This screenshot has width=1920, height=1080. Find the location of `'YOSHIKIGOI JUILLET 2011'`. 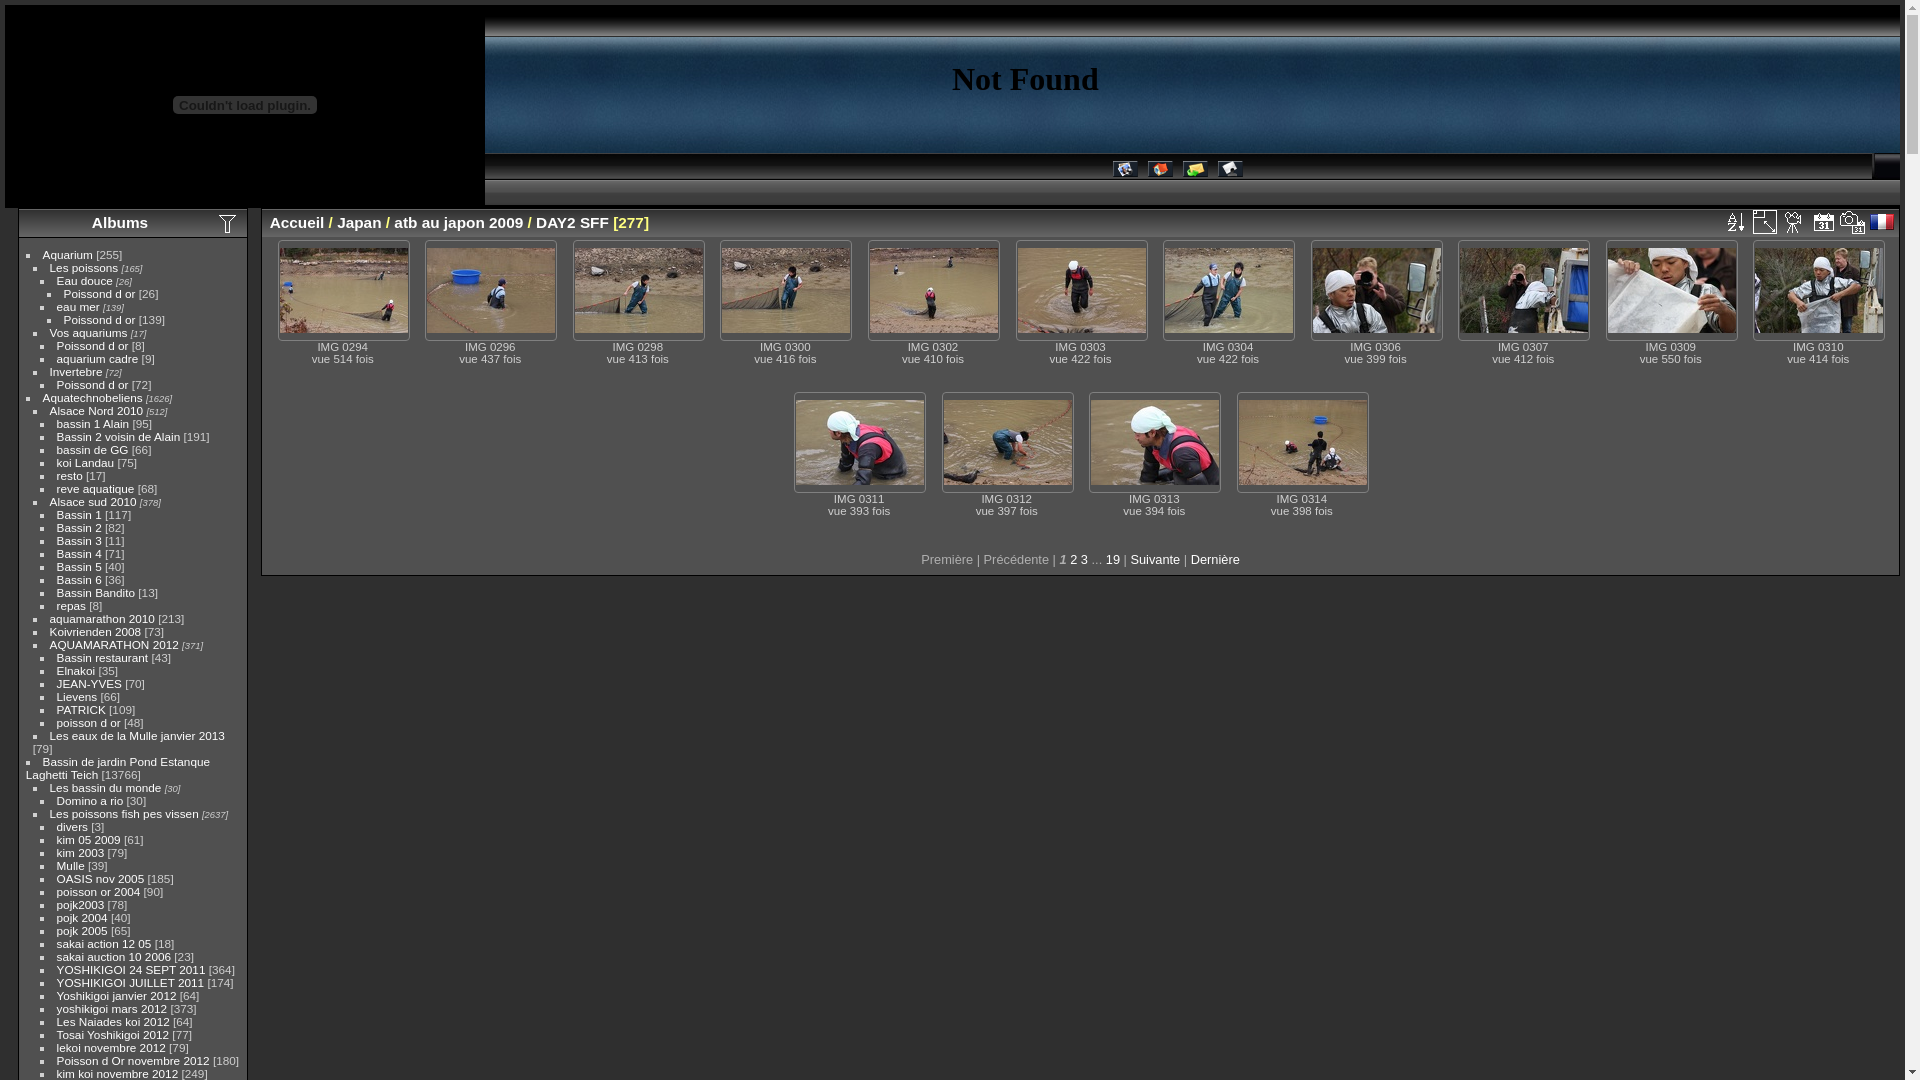

'YOSHIKIGOI JUILLET 2011' is located at coordinates (129, 981).